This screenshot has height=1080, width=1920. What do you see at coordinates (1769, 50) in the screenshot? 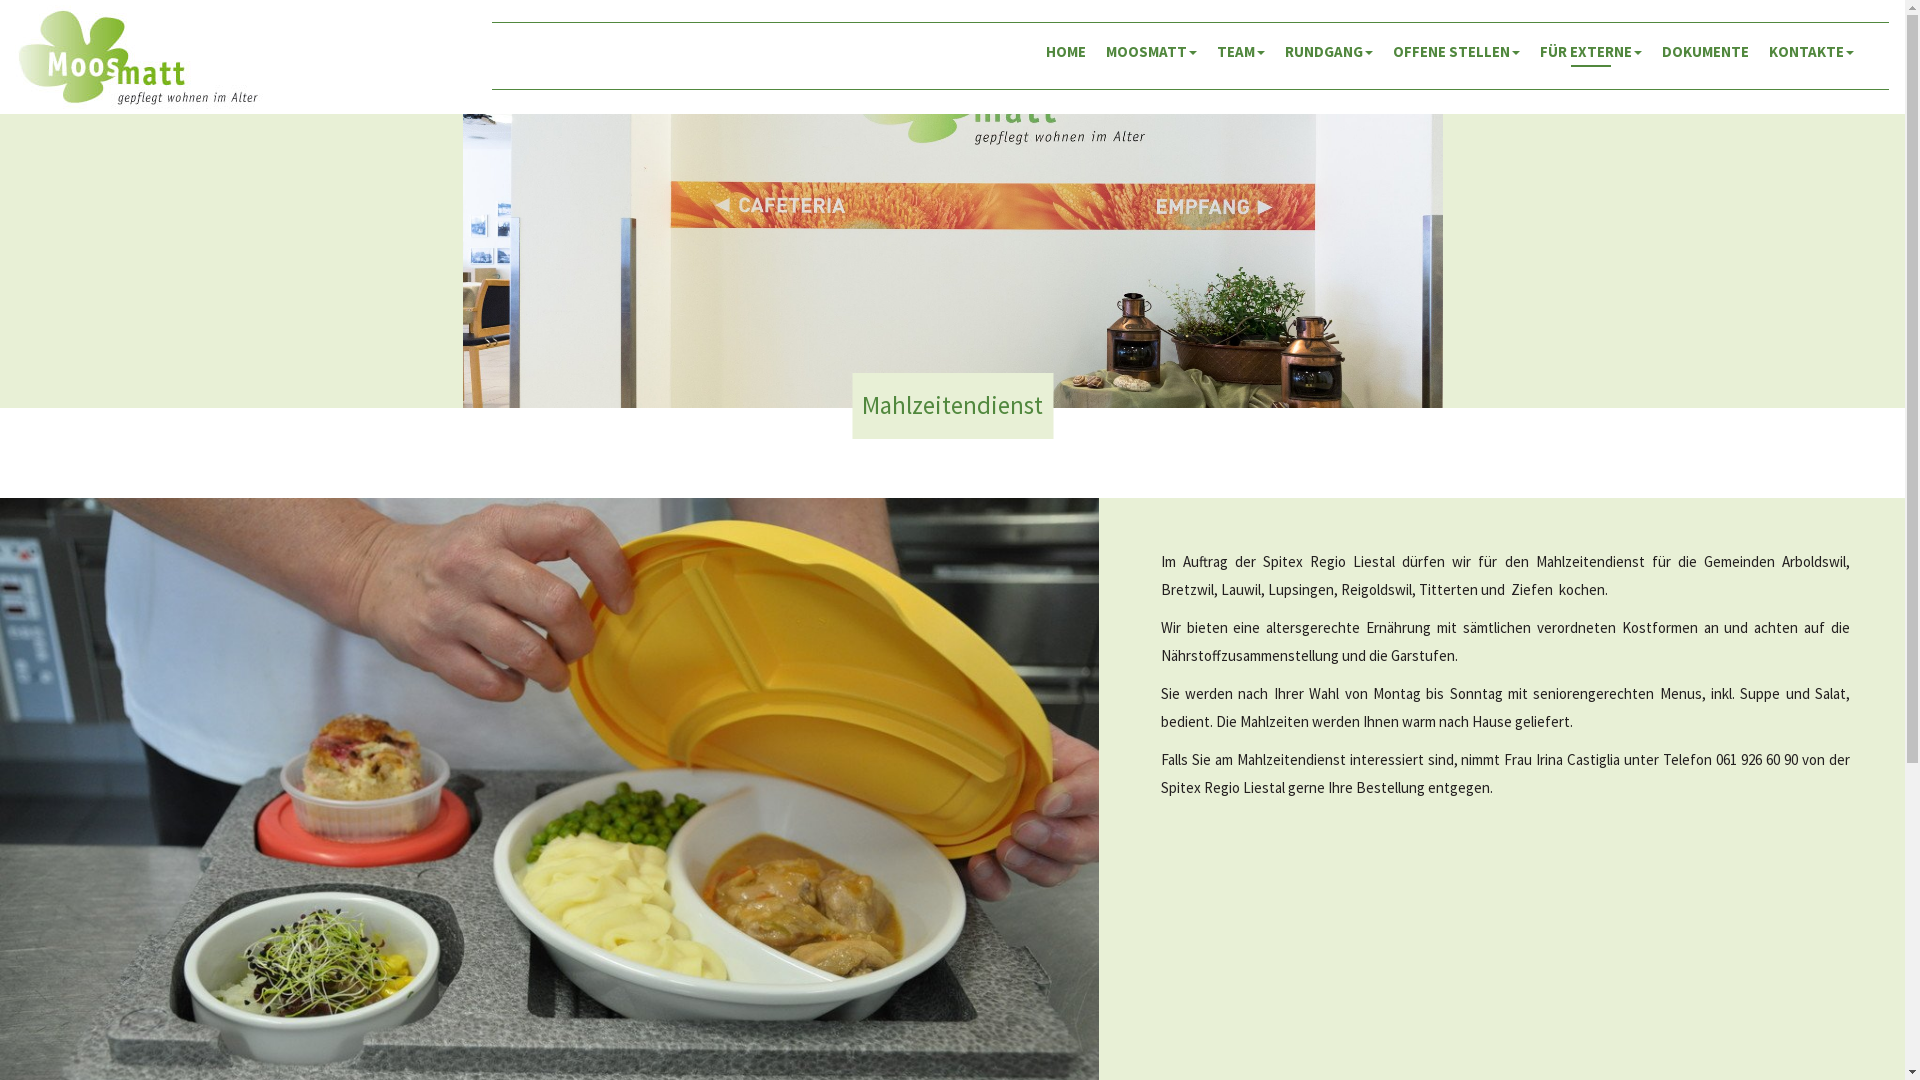
I see `'KONTAKTE'` at bounding box center [1769, 50].